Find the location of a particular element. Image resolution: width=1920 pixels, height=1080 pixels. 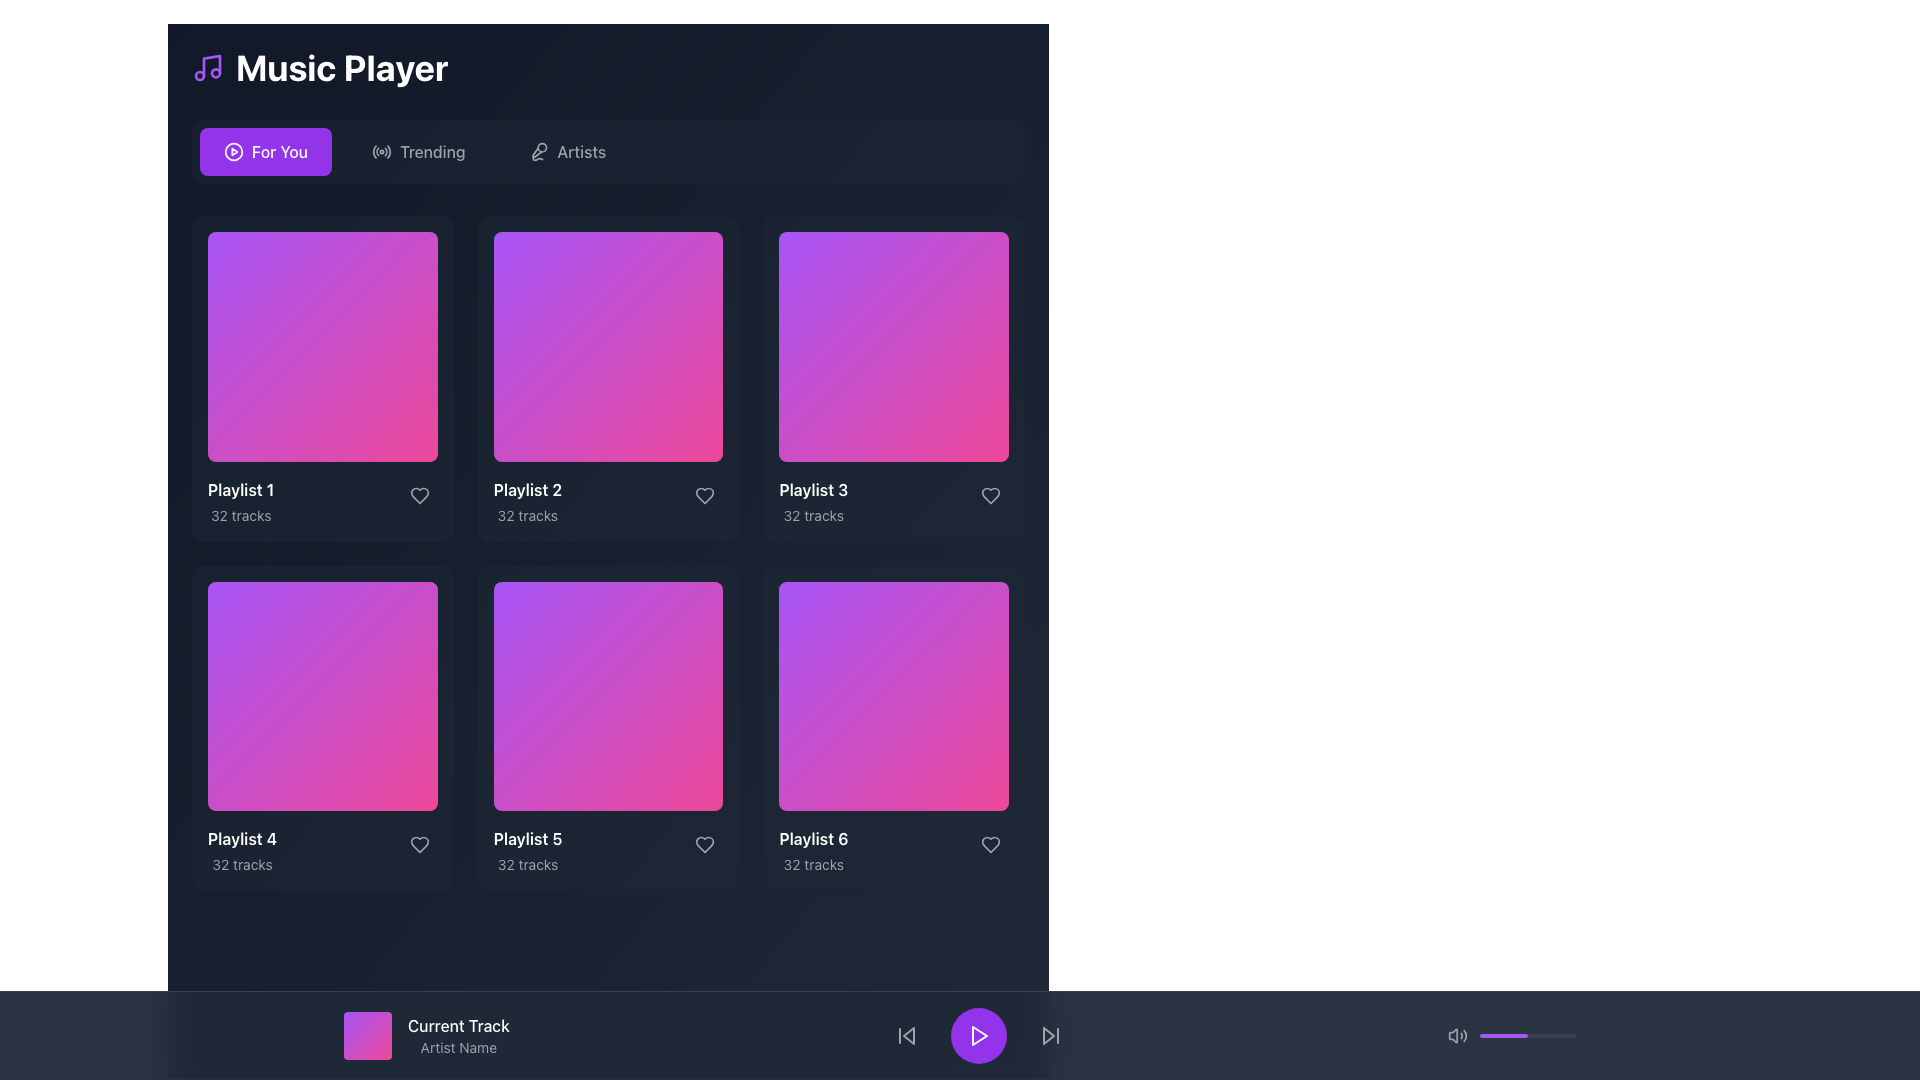

the music branding icon located in the top header section, to the left of the 'Music Player' label is located at coordinates (207, 67).